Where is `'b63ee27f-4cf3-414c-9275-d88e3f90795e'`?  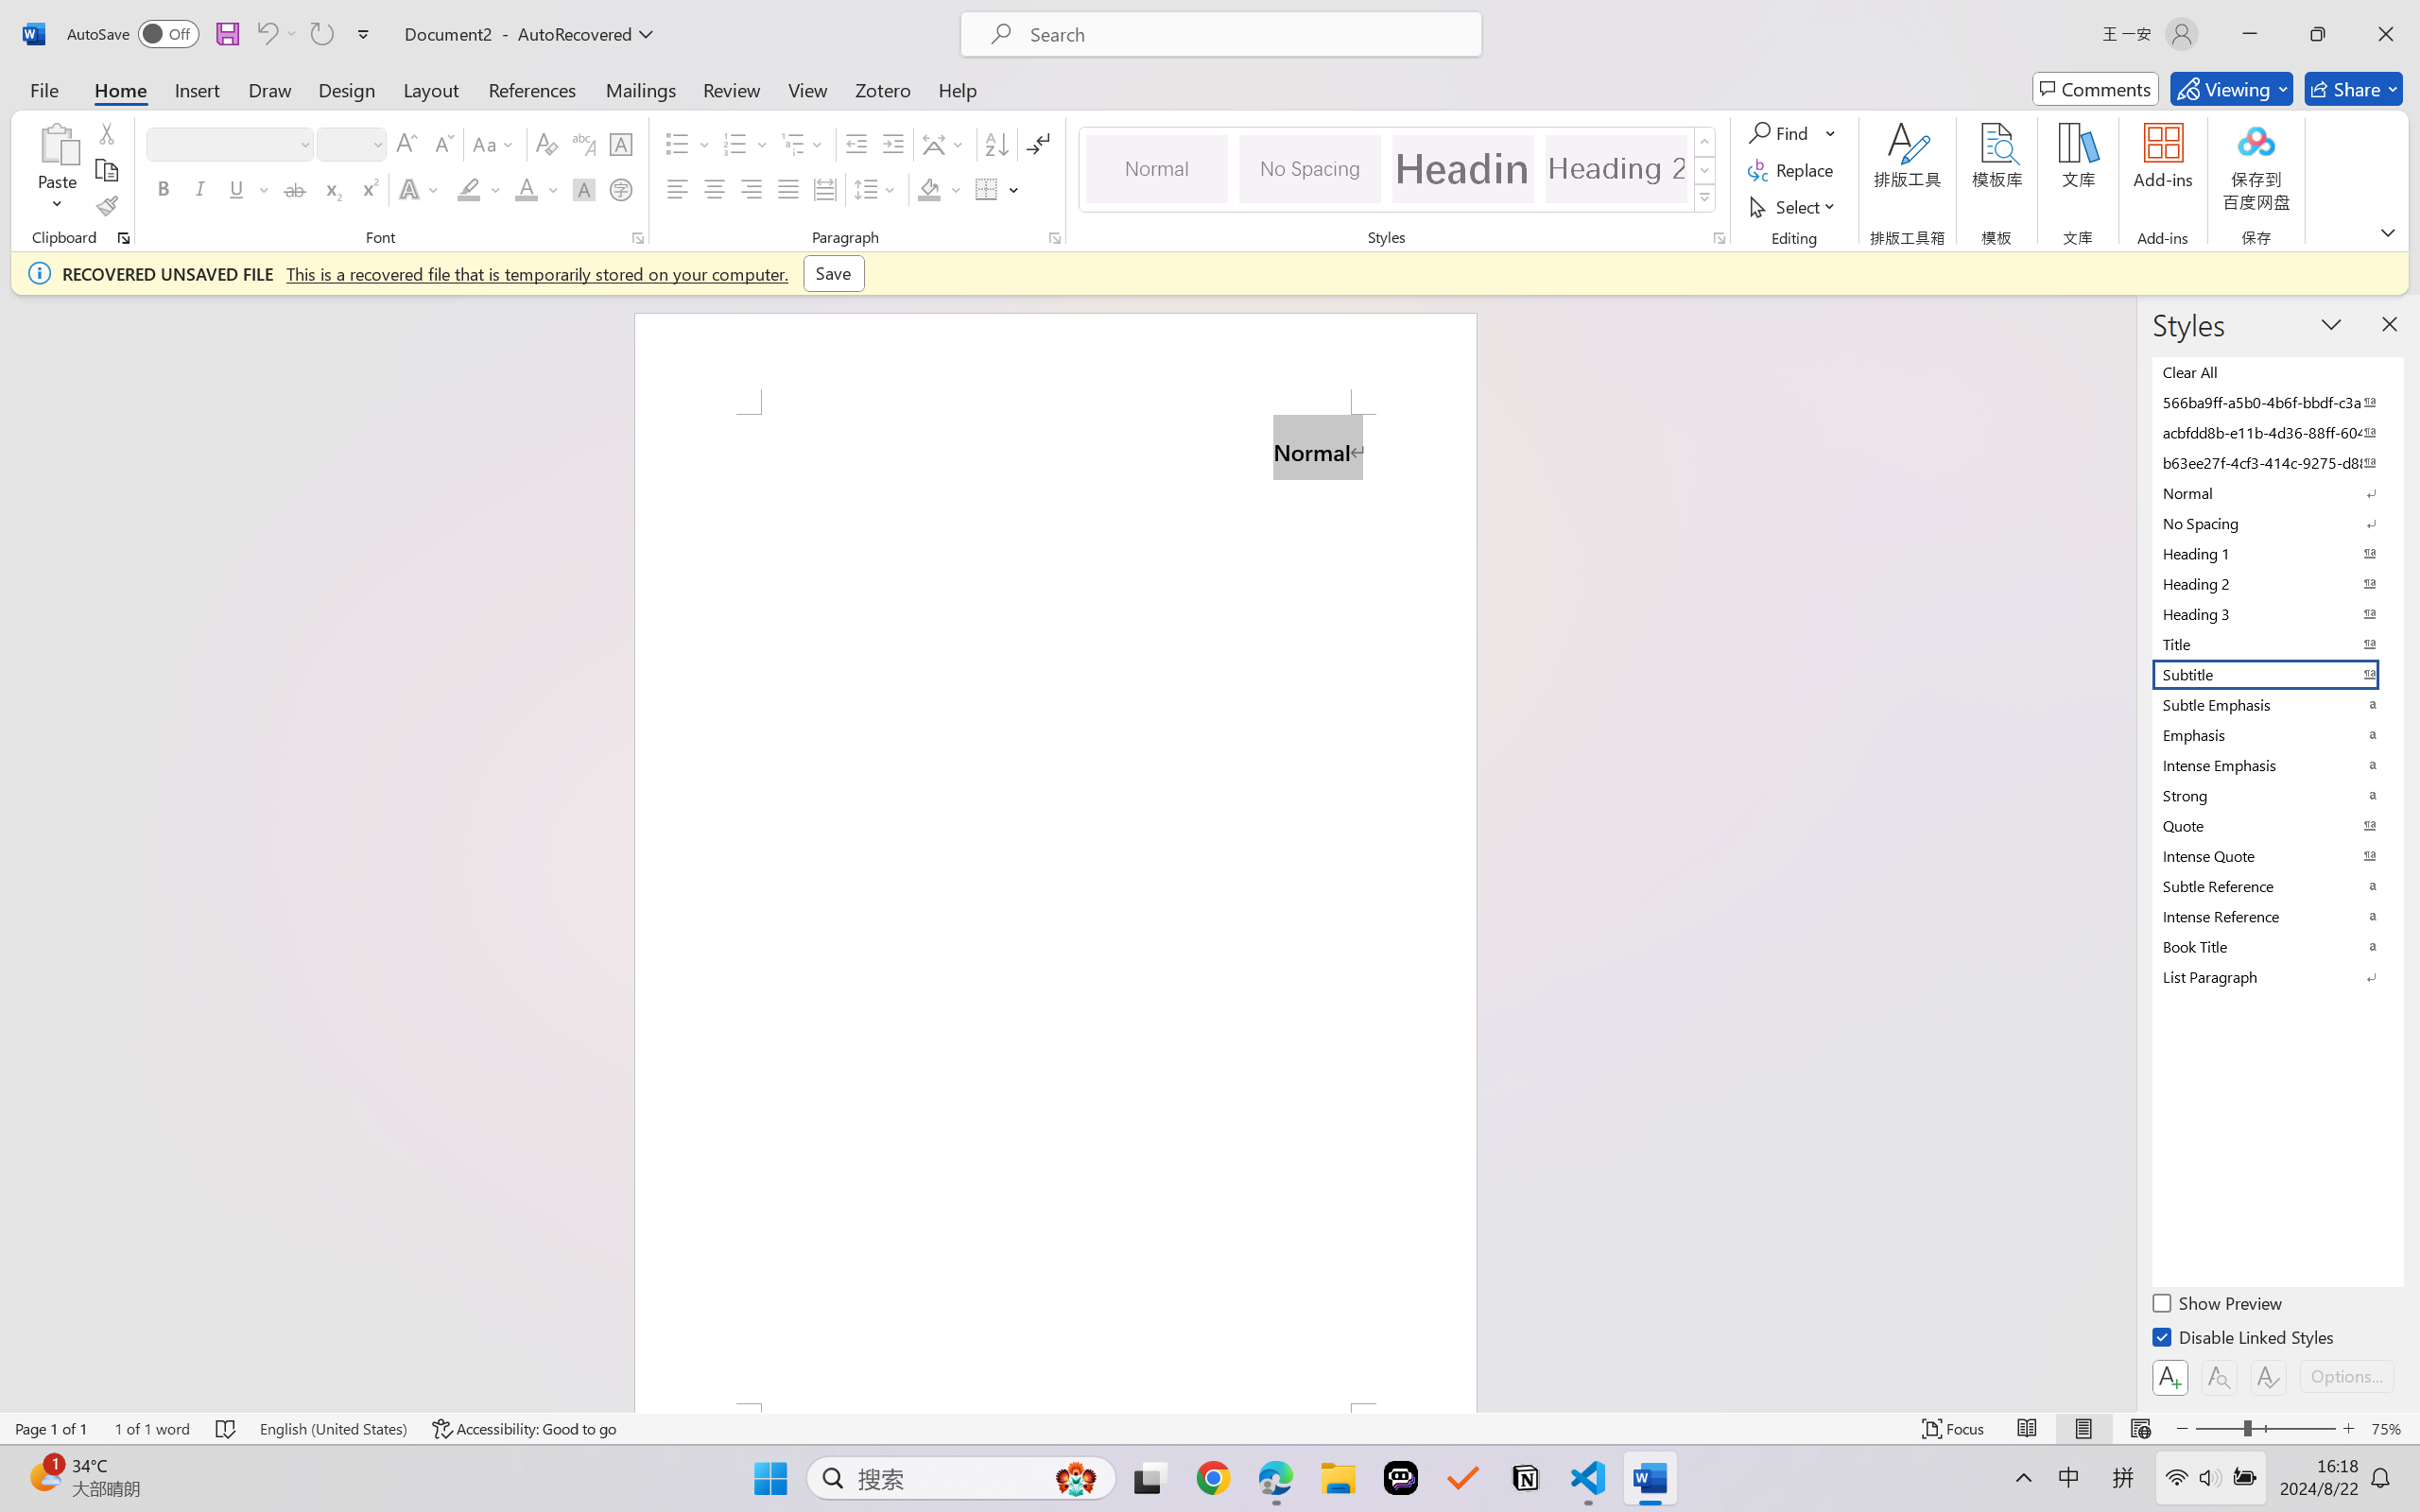 'b63ee27f-4cf3-414c-9275-d88e3f90795e' is located at coordinates (2275, 461).